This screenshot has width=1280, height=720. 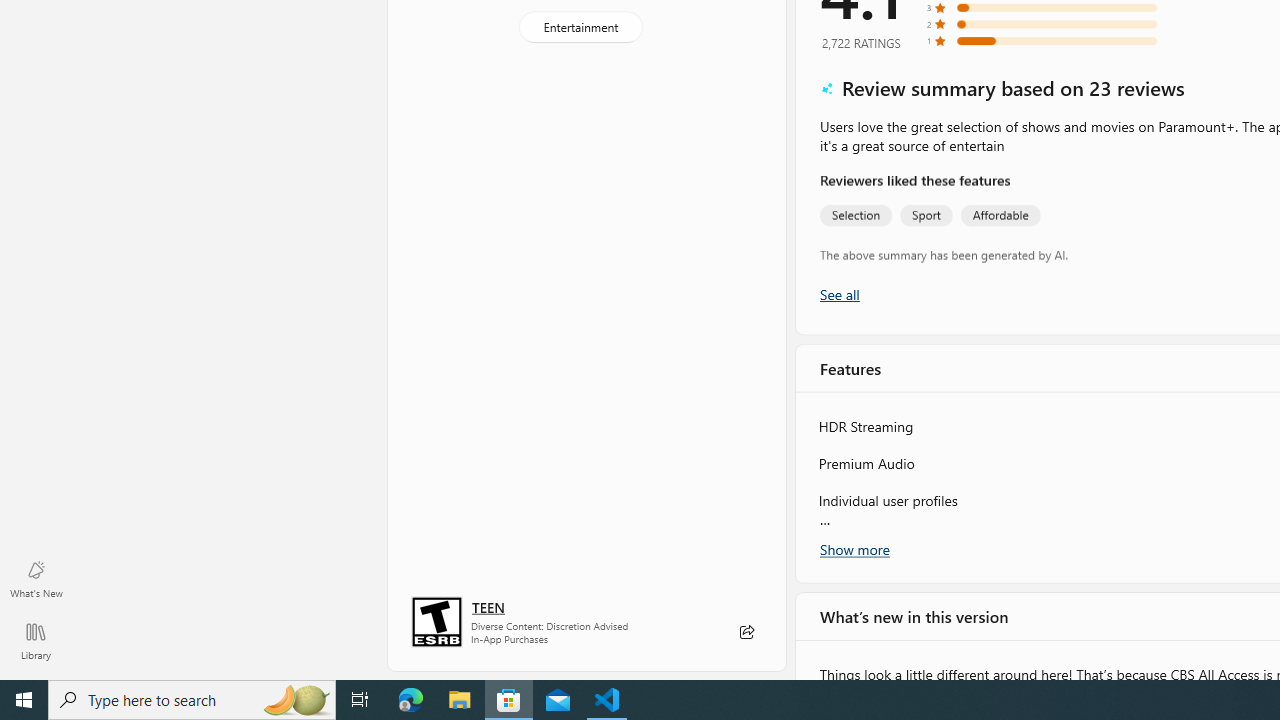 What do you see at coordinates (745, 632) in the screenshot?
I see `'Share'` at bounding box center [745, 632].